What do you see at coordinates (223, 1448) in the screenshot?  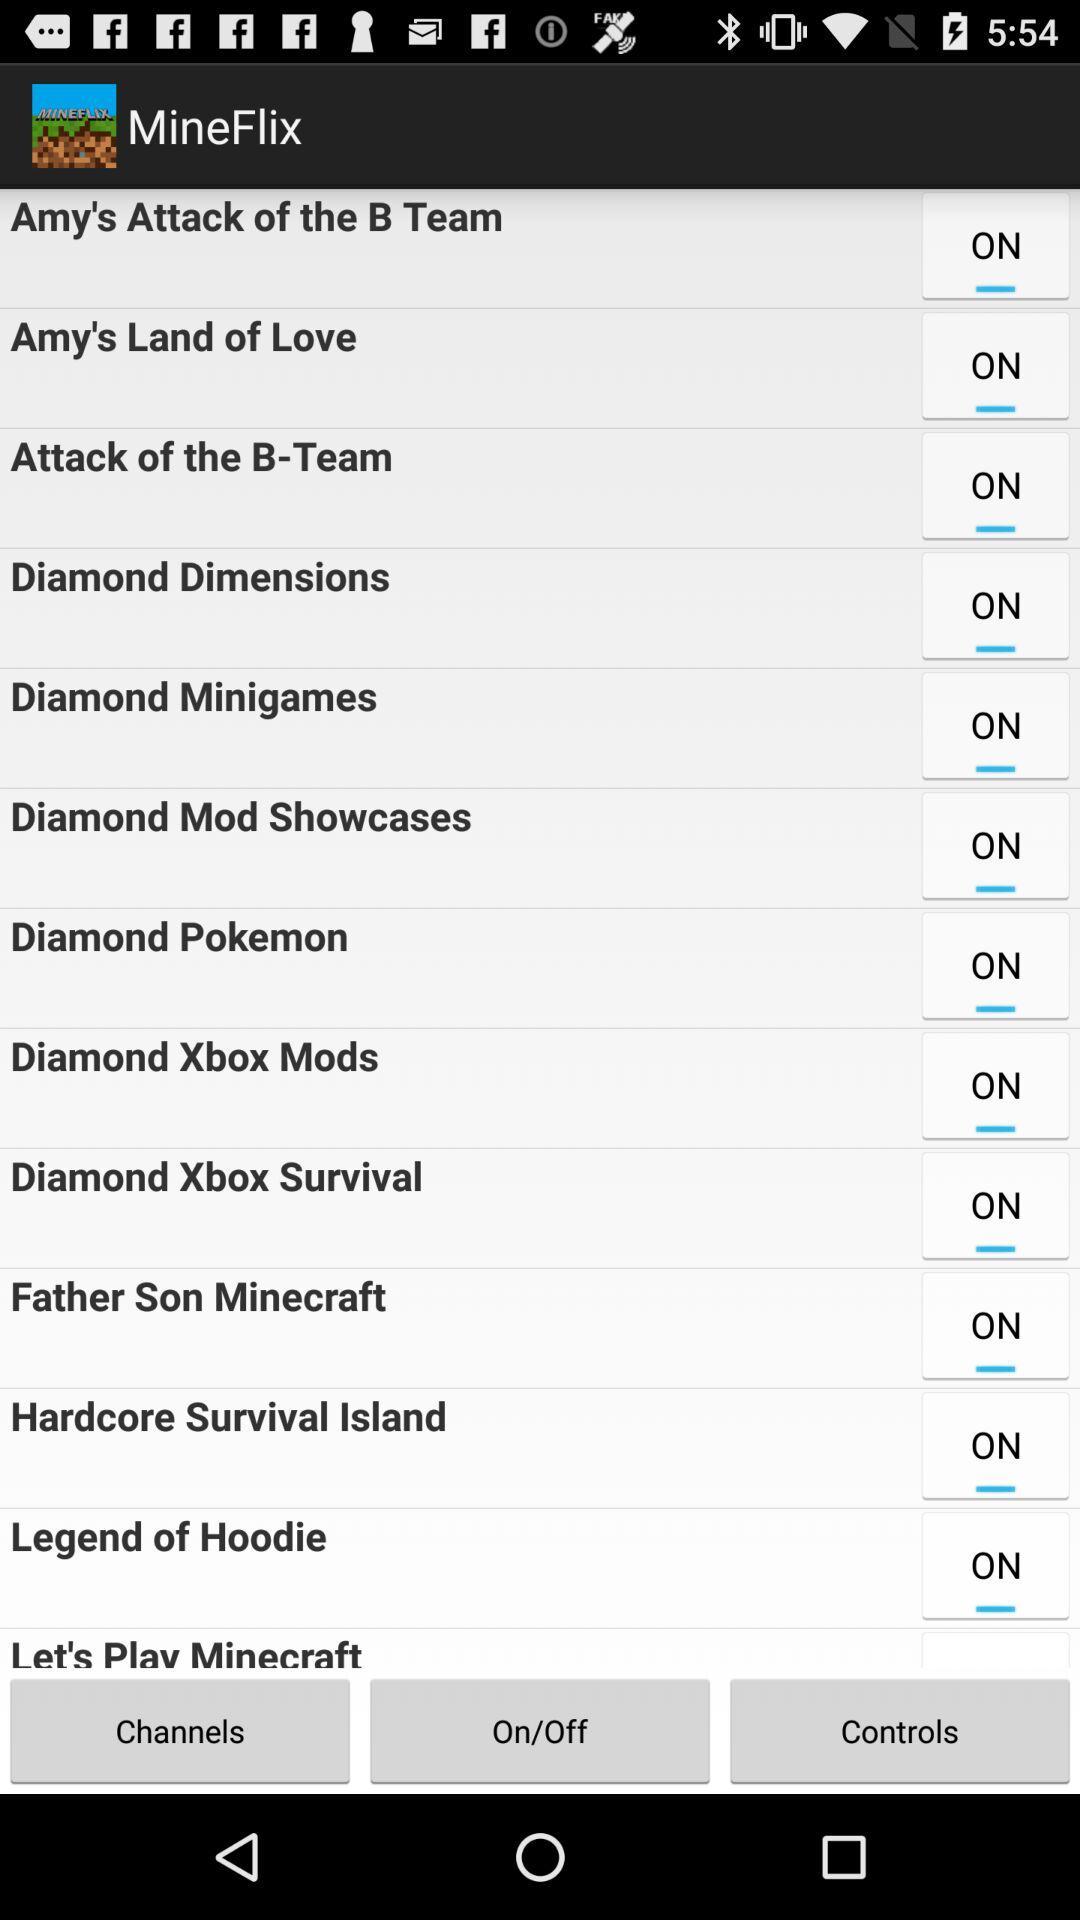 I see `item to the left of the on item` at bounding box center [223, 1448].